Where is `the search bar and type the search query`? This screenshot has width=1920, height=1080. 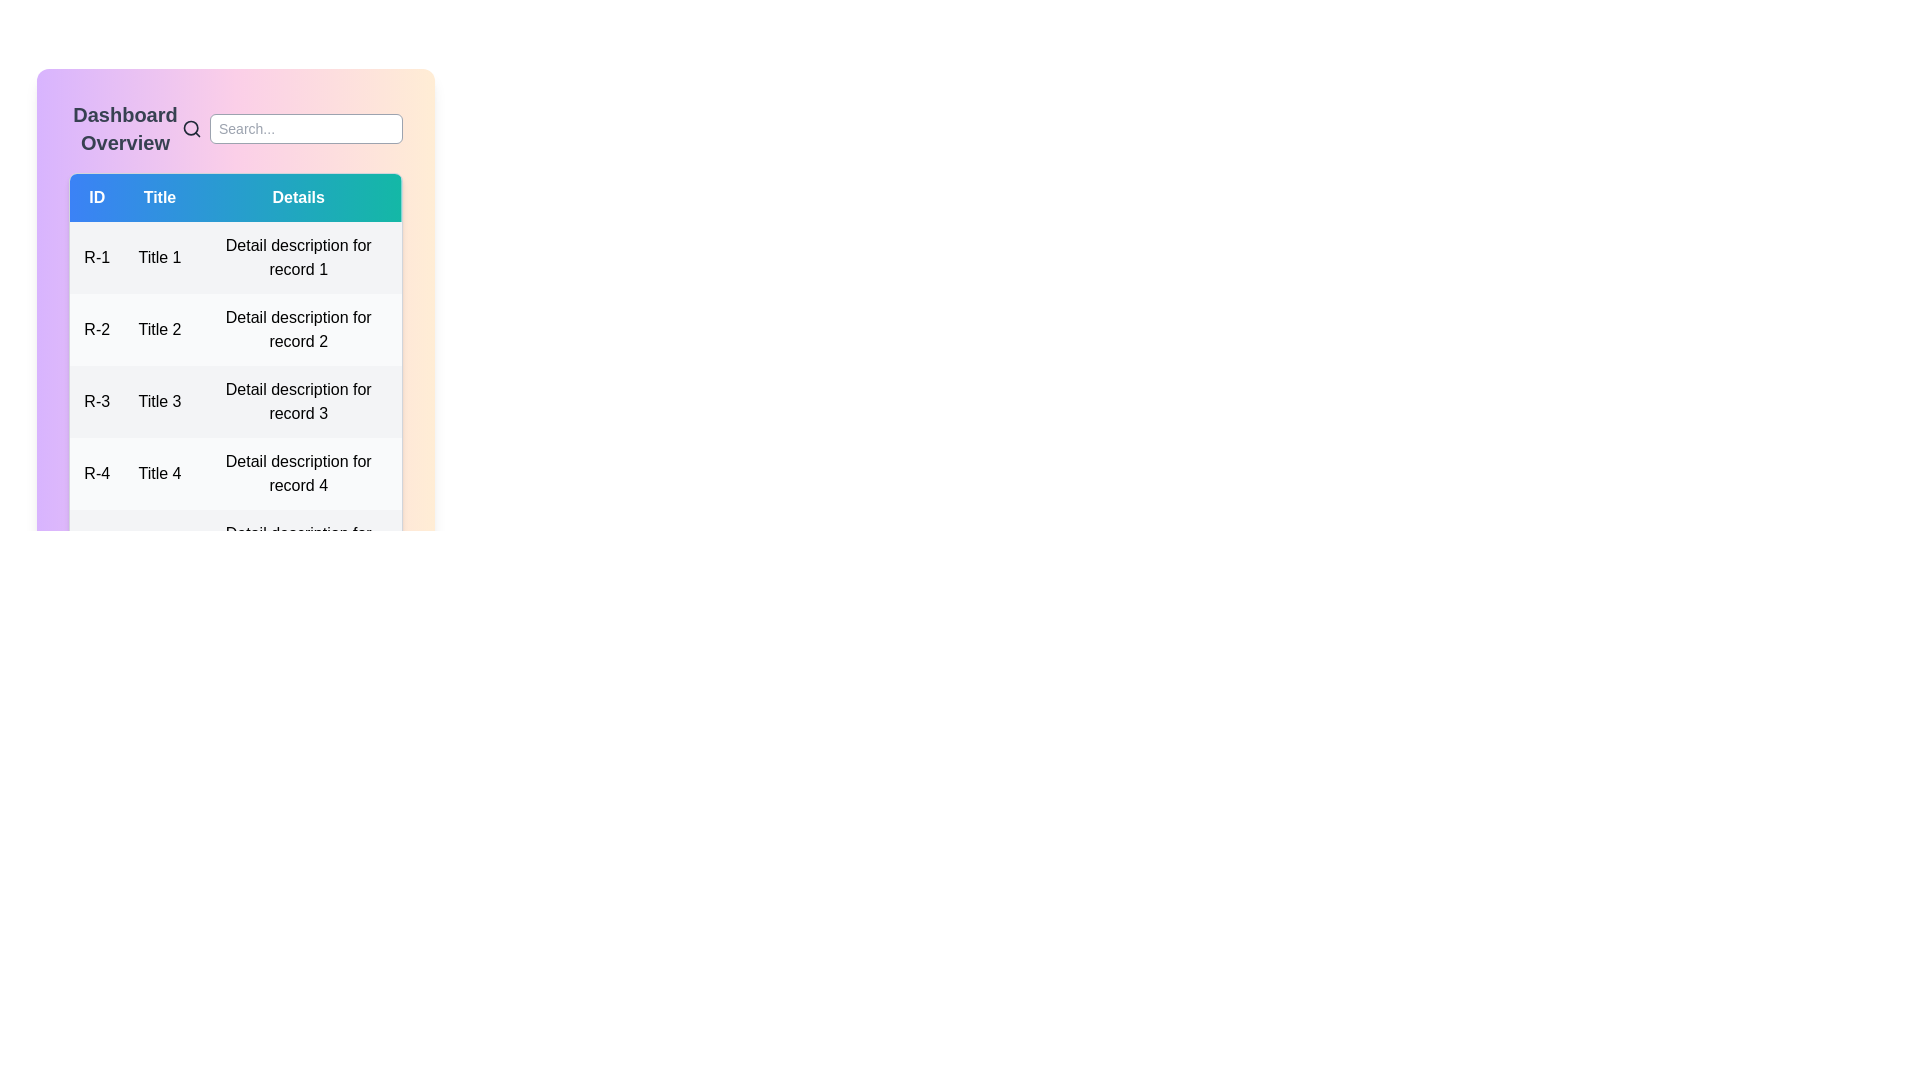
the search bar and type the search query is located at coordinates (305, 128).